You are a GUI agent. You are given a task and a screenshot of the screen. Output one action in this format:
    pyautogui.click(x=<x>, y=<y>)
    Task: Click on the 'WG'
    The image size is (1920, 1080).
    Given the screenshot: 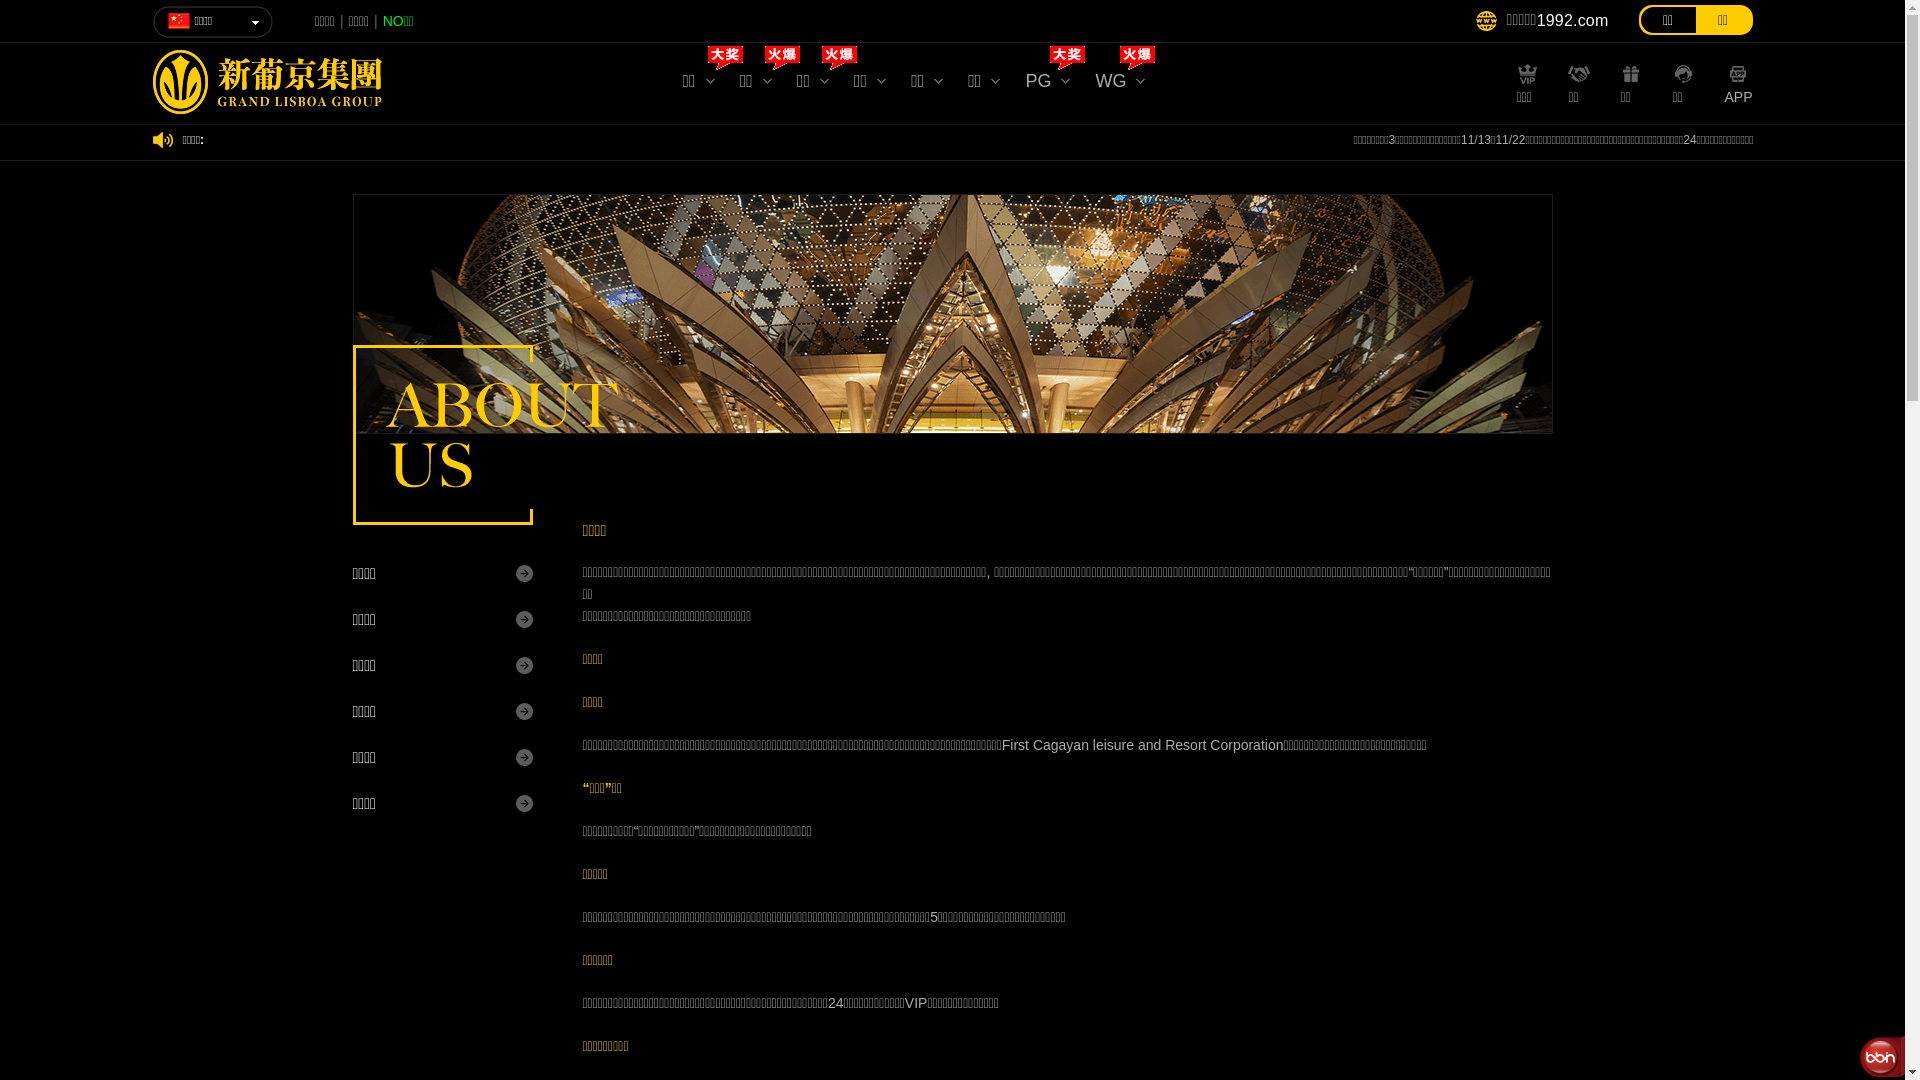 What is the action you would take?
    pyautogui.click(x=1118, y=85)
    